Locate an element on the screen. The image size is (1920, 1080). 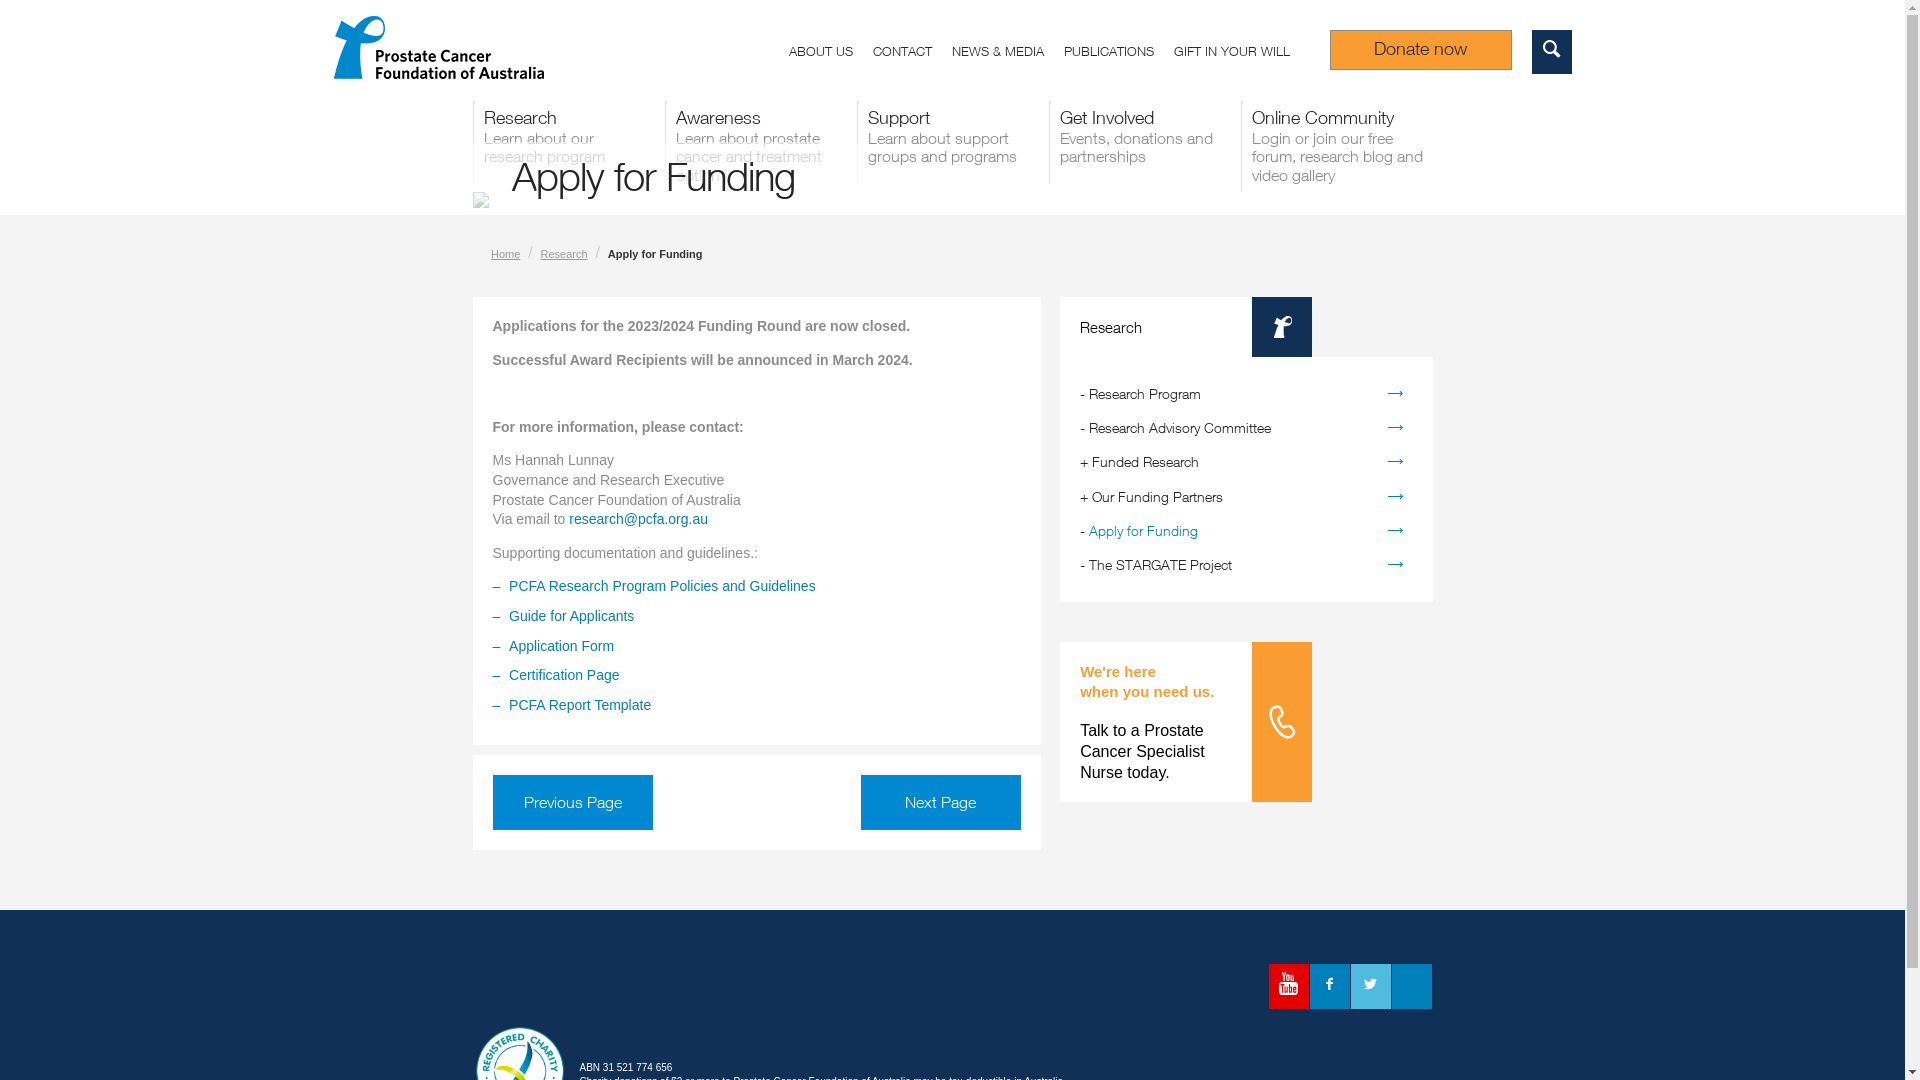
'Previous Page' is located at coordinates (491, 801).